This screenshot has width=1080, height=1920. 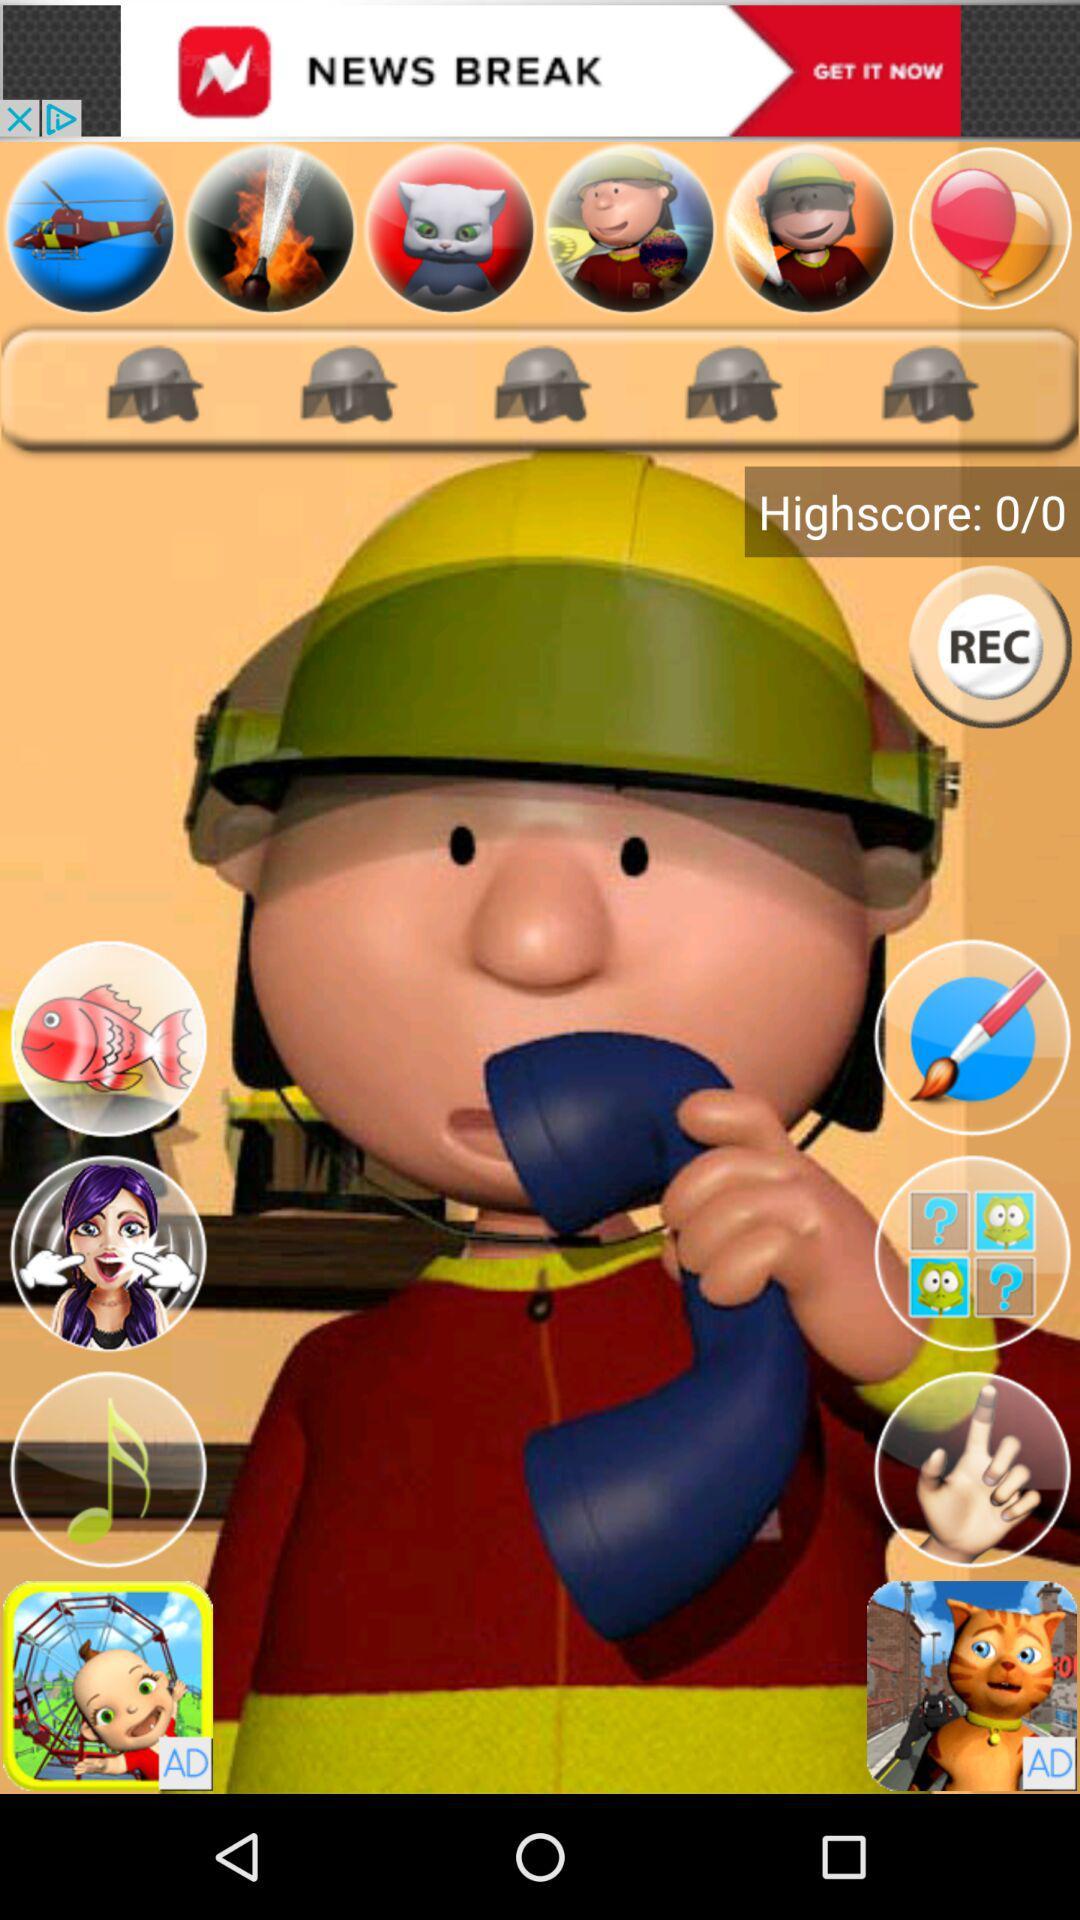 I want to click on the music icon, so click(x=108, y=1572).